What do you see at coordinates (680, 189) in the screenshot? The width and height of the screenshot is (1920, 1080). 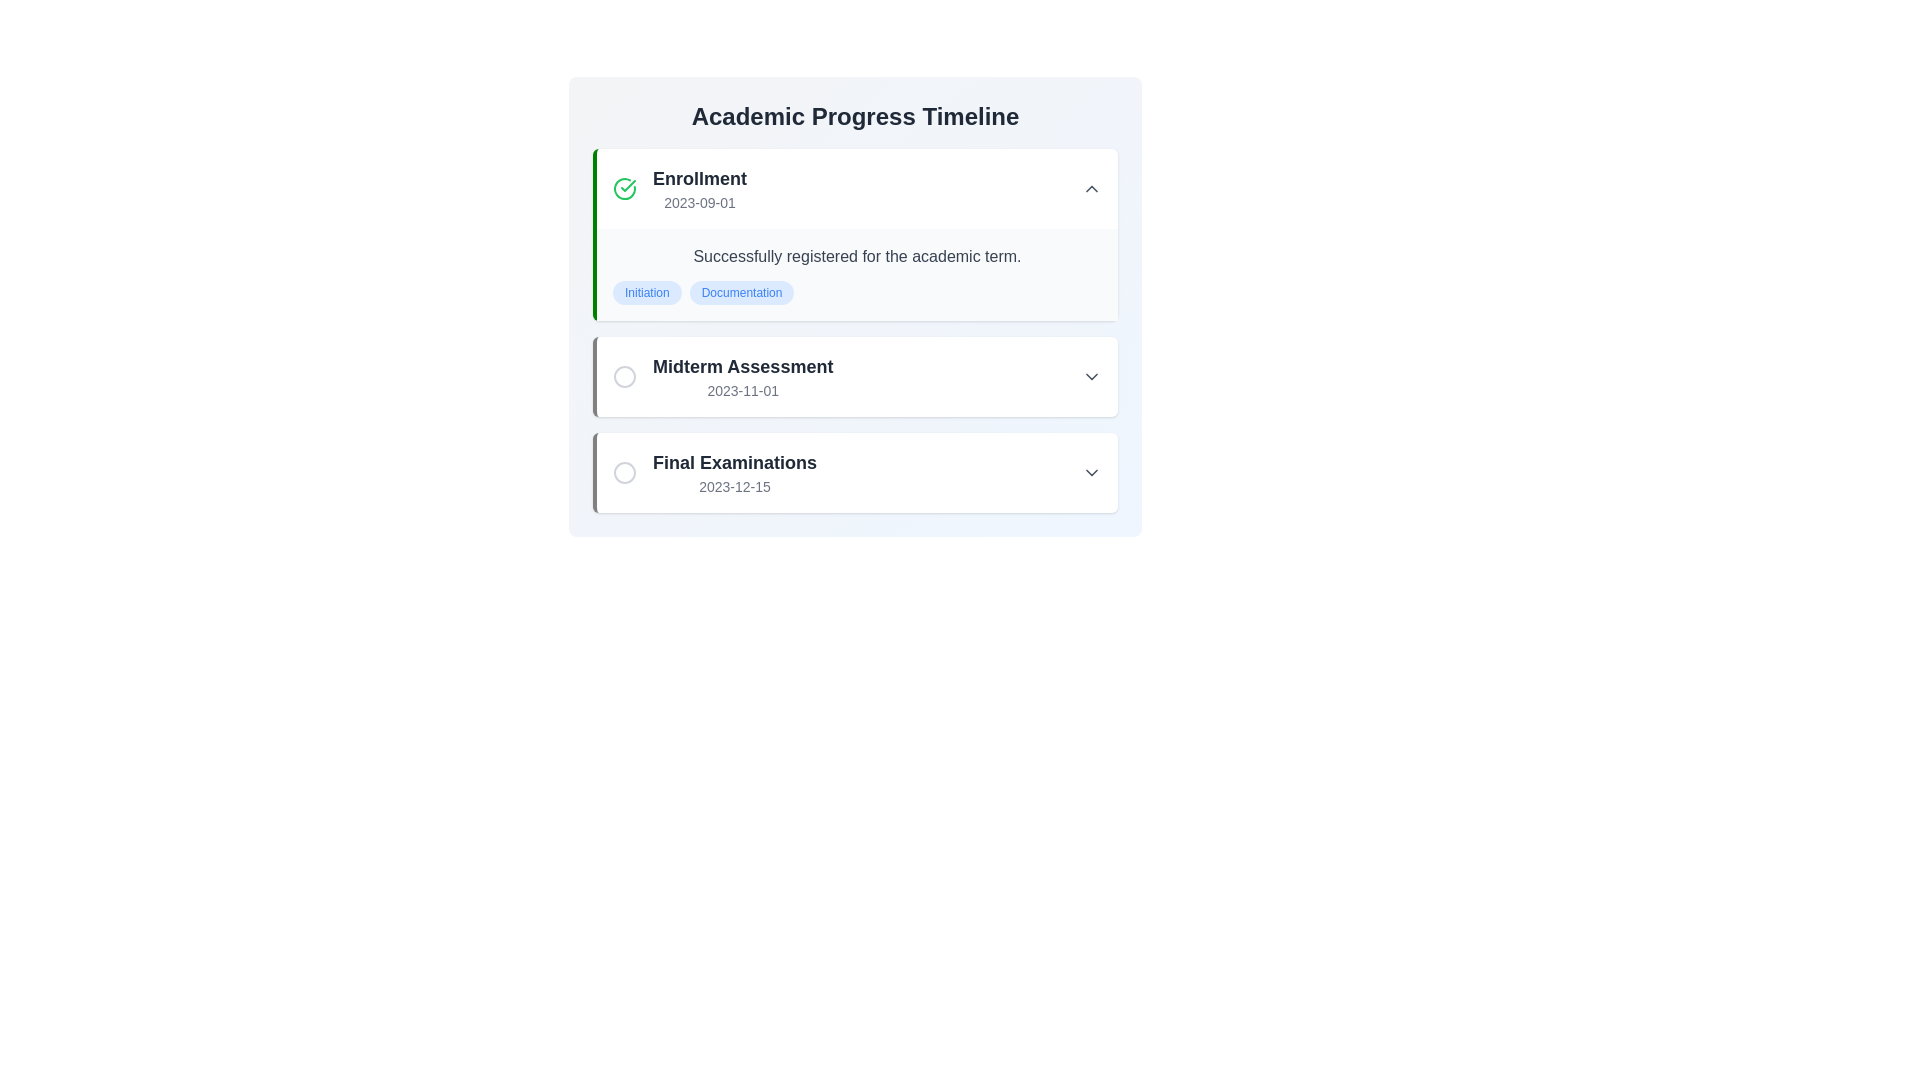 I see `information displayed in the 'Enrollment' title with the green circular checkmark icon, which includes the text 'Enrollment' in bold and '2023-09-01' below it` at bounding box center [680, 189].